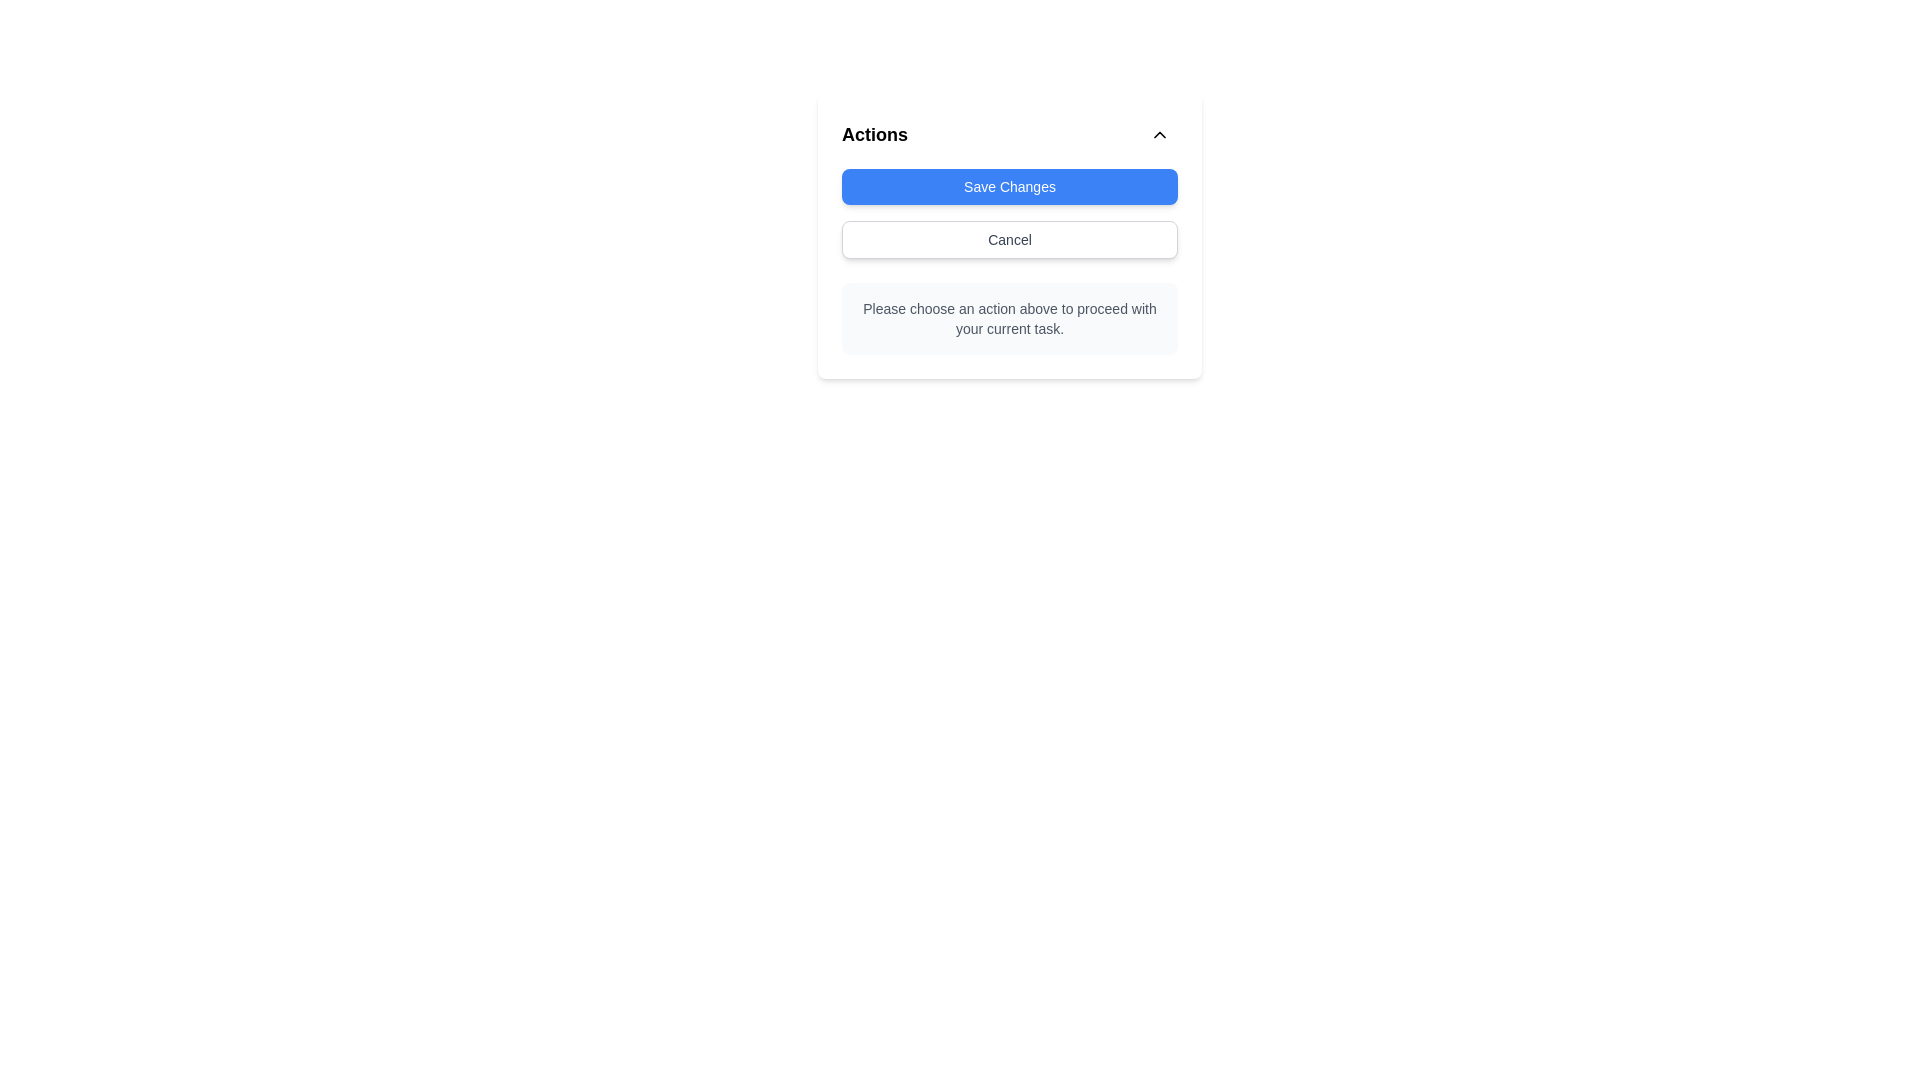  I want to click on the 'Cancel' button located in the Action Panel, which is a white button with gray borders, positioned below the title 'Actions', so click(1009, 234).